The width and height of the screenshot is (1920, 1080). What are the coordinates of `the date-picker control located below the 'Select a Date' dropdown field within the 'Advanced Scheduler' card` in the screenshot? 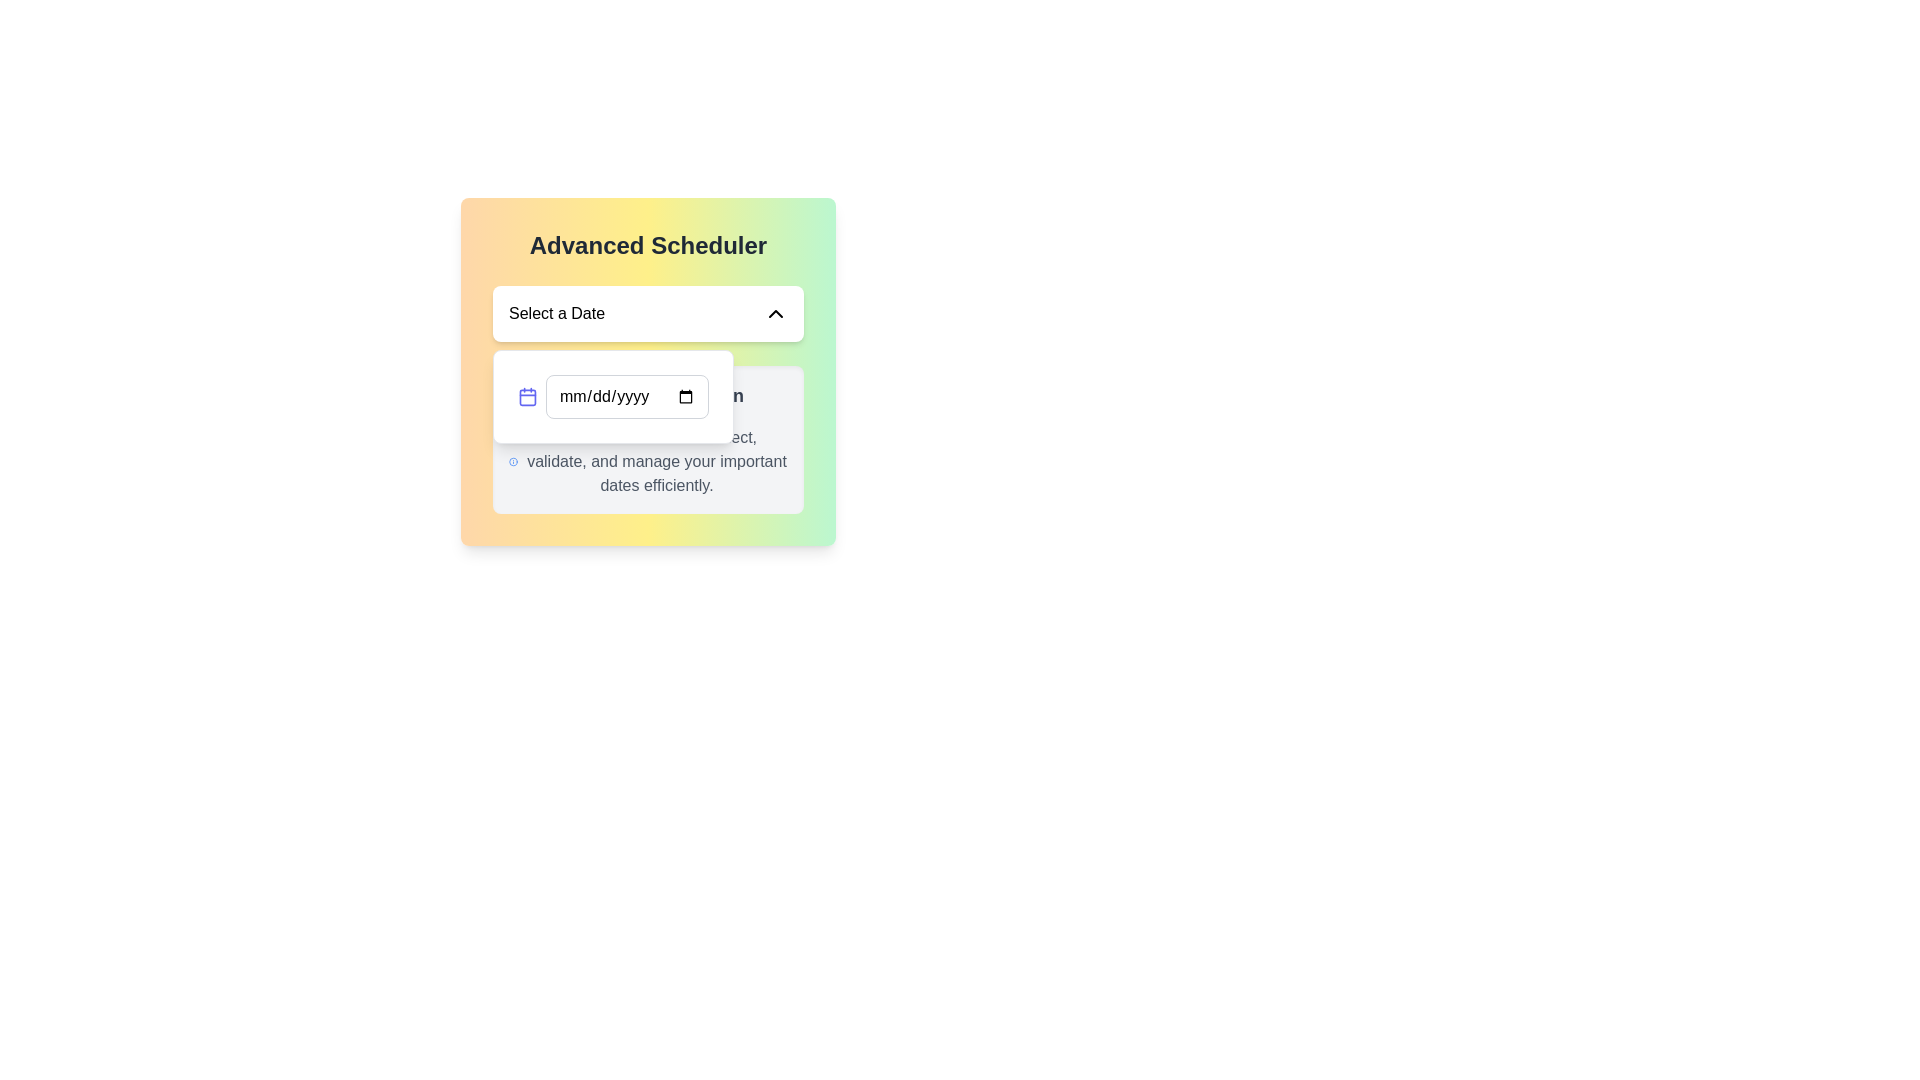 It's located at (612, 397).